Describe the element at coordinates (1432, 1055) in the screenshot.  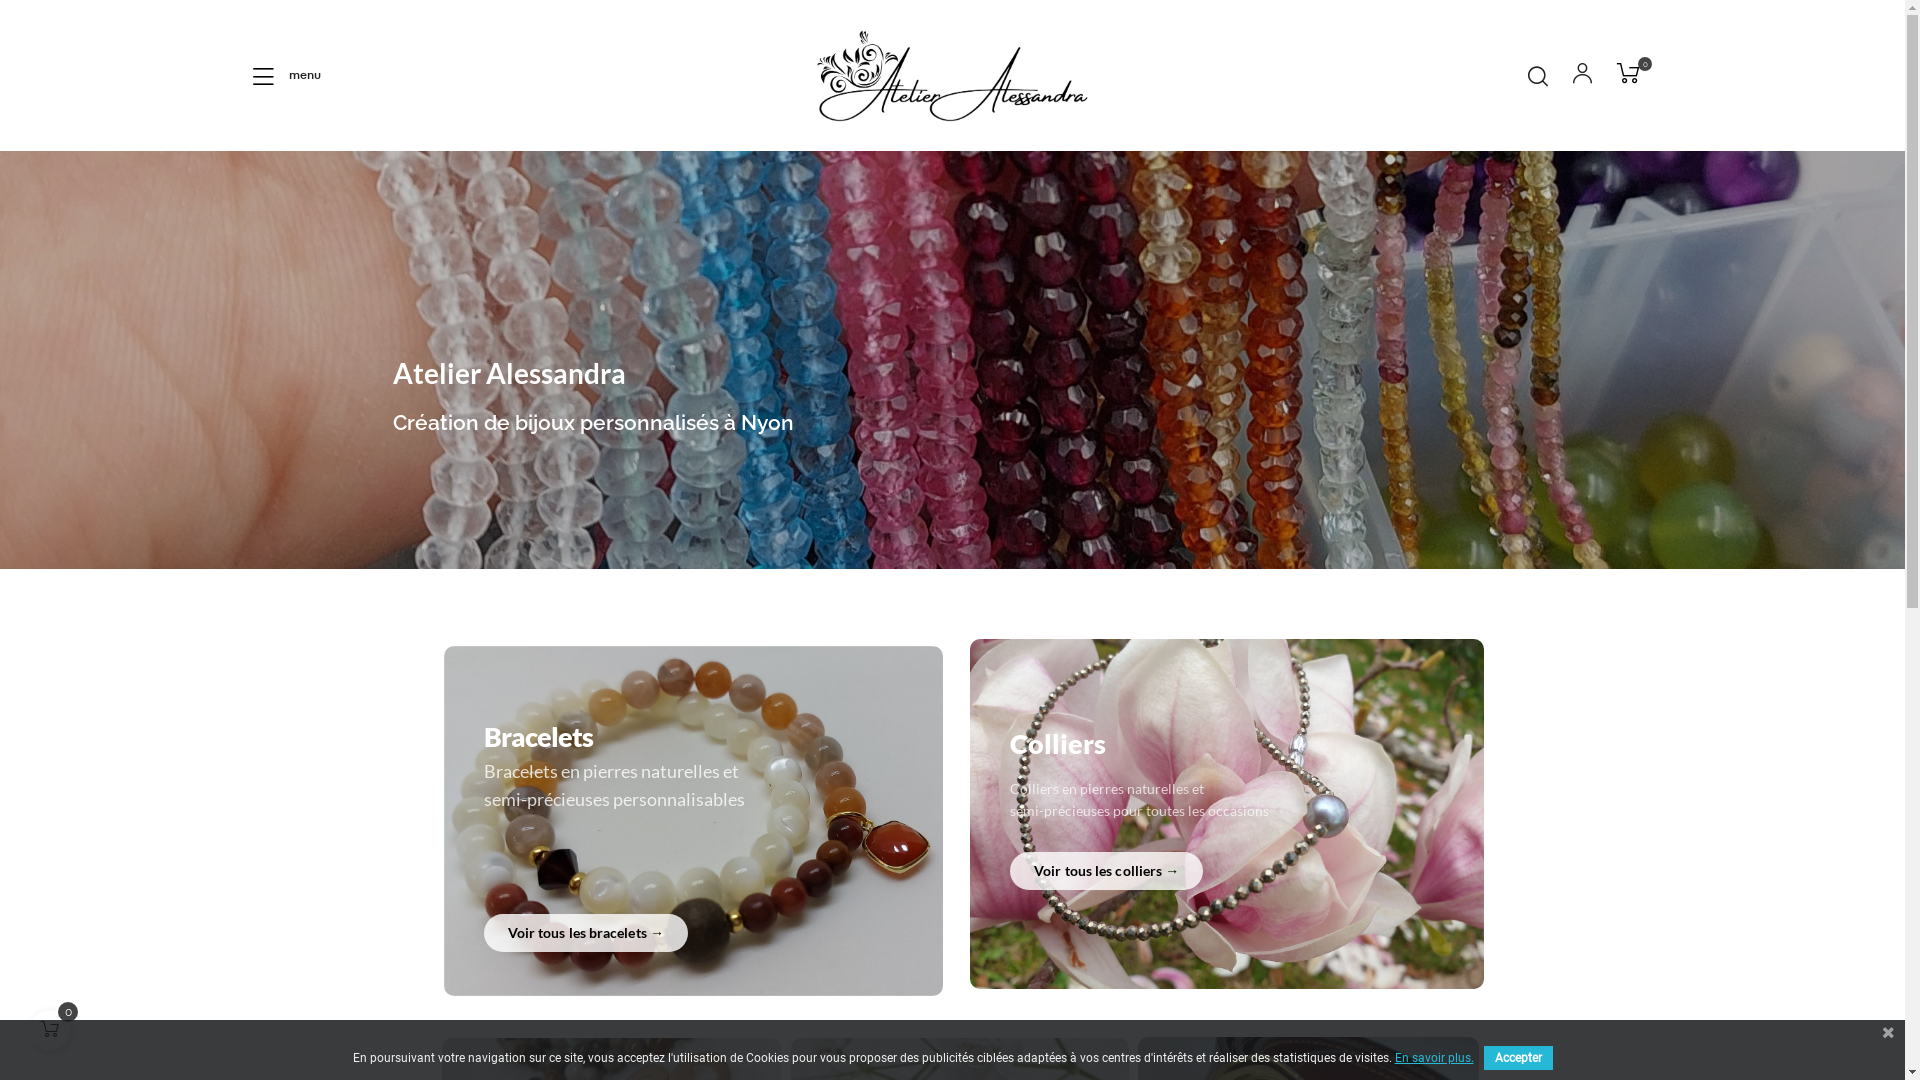
I see `'En savoir plus.'` at that location.